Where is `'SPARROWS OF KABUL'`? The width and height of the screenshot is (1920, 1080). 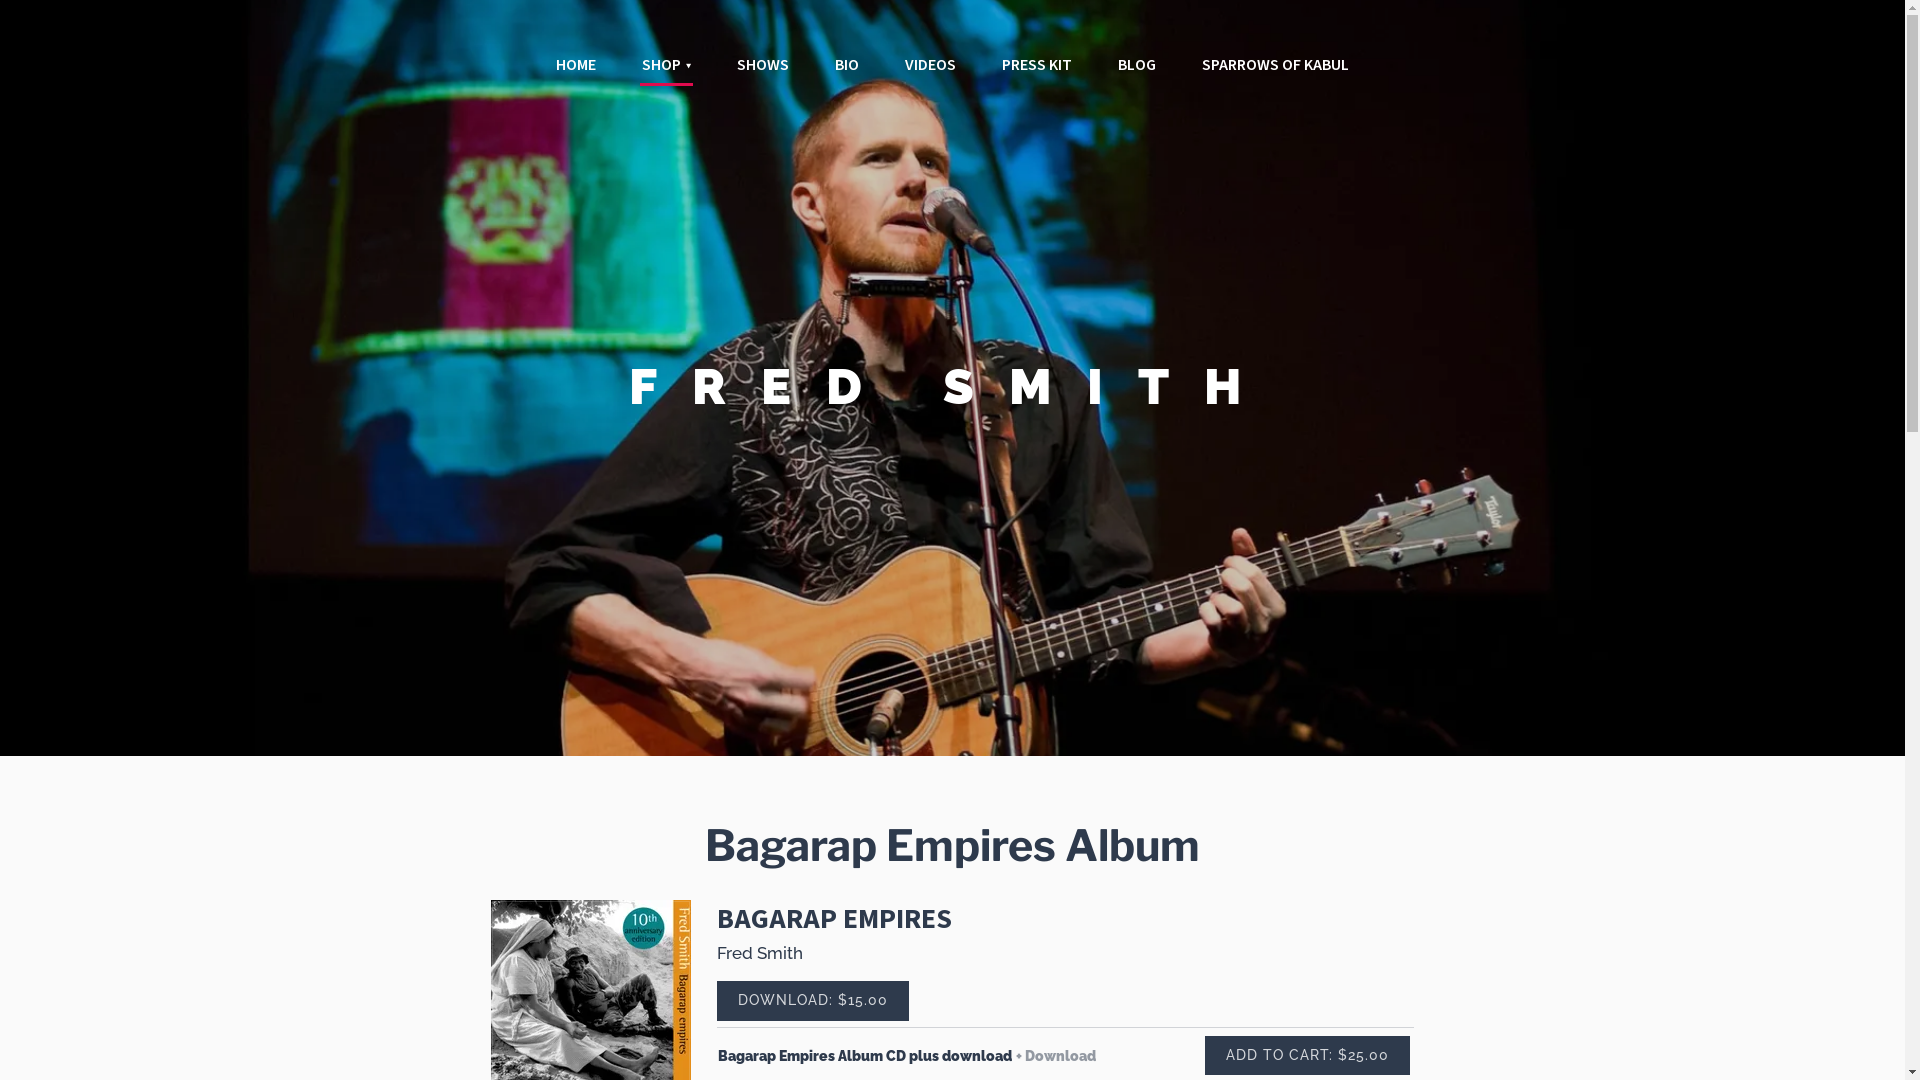 'SPARROWS OF KABUL' is located at coordinates (1274, 64).